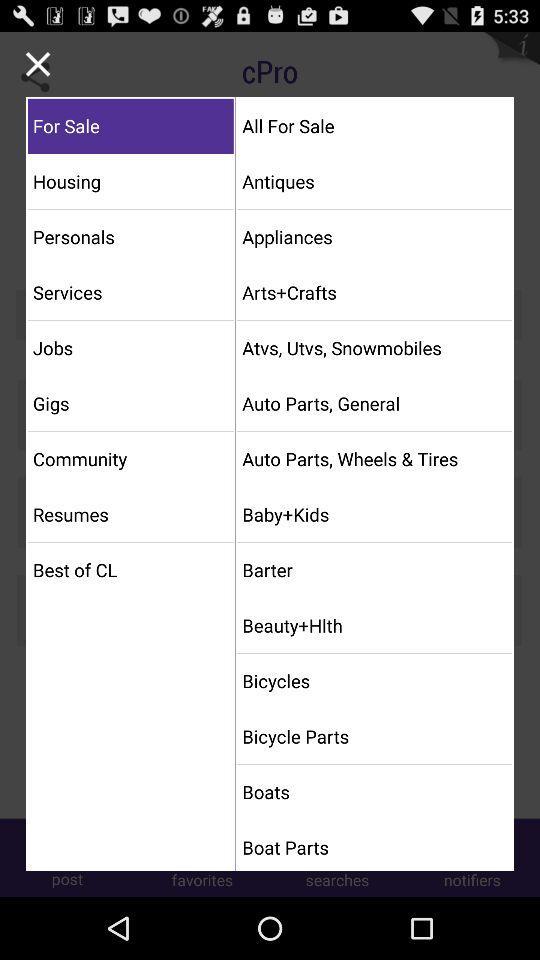 This screenshot has width=540, height=960. Describe the element at coordinates (38, 64) in the screenshot. I see `field` at that location.